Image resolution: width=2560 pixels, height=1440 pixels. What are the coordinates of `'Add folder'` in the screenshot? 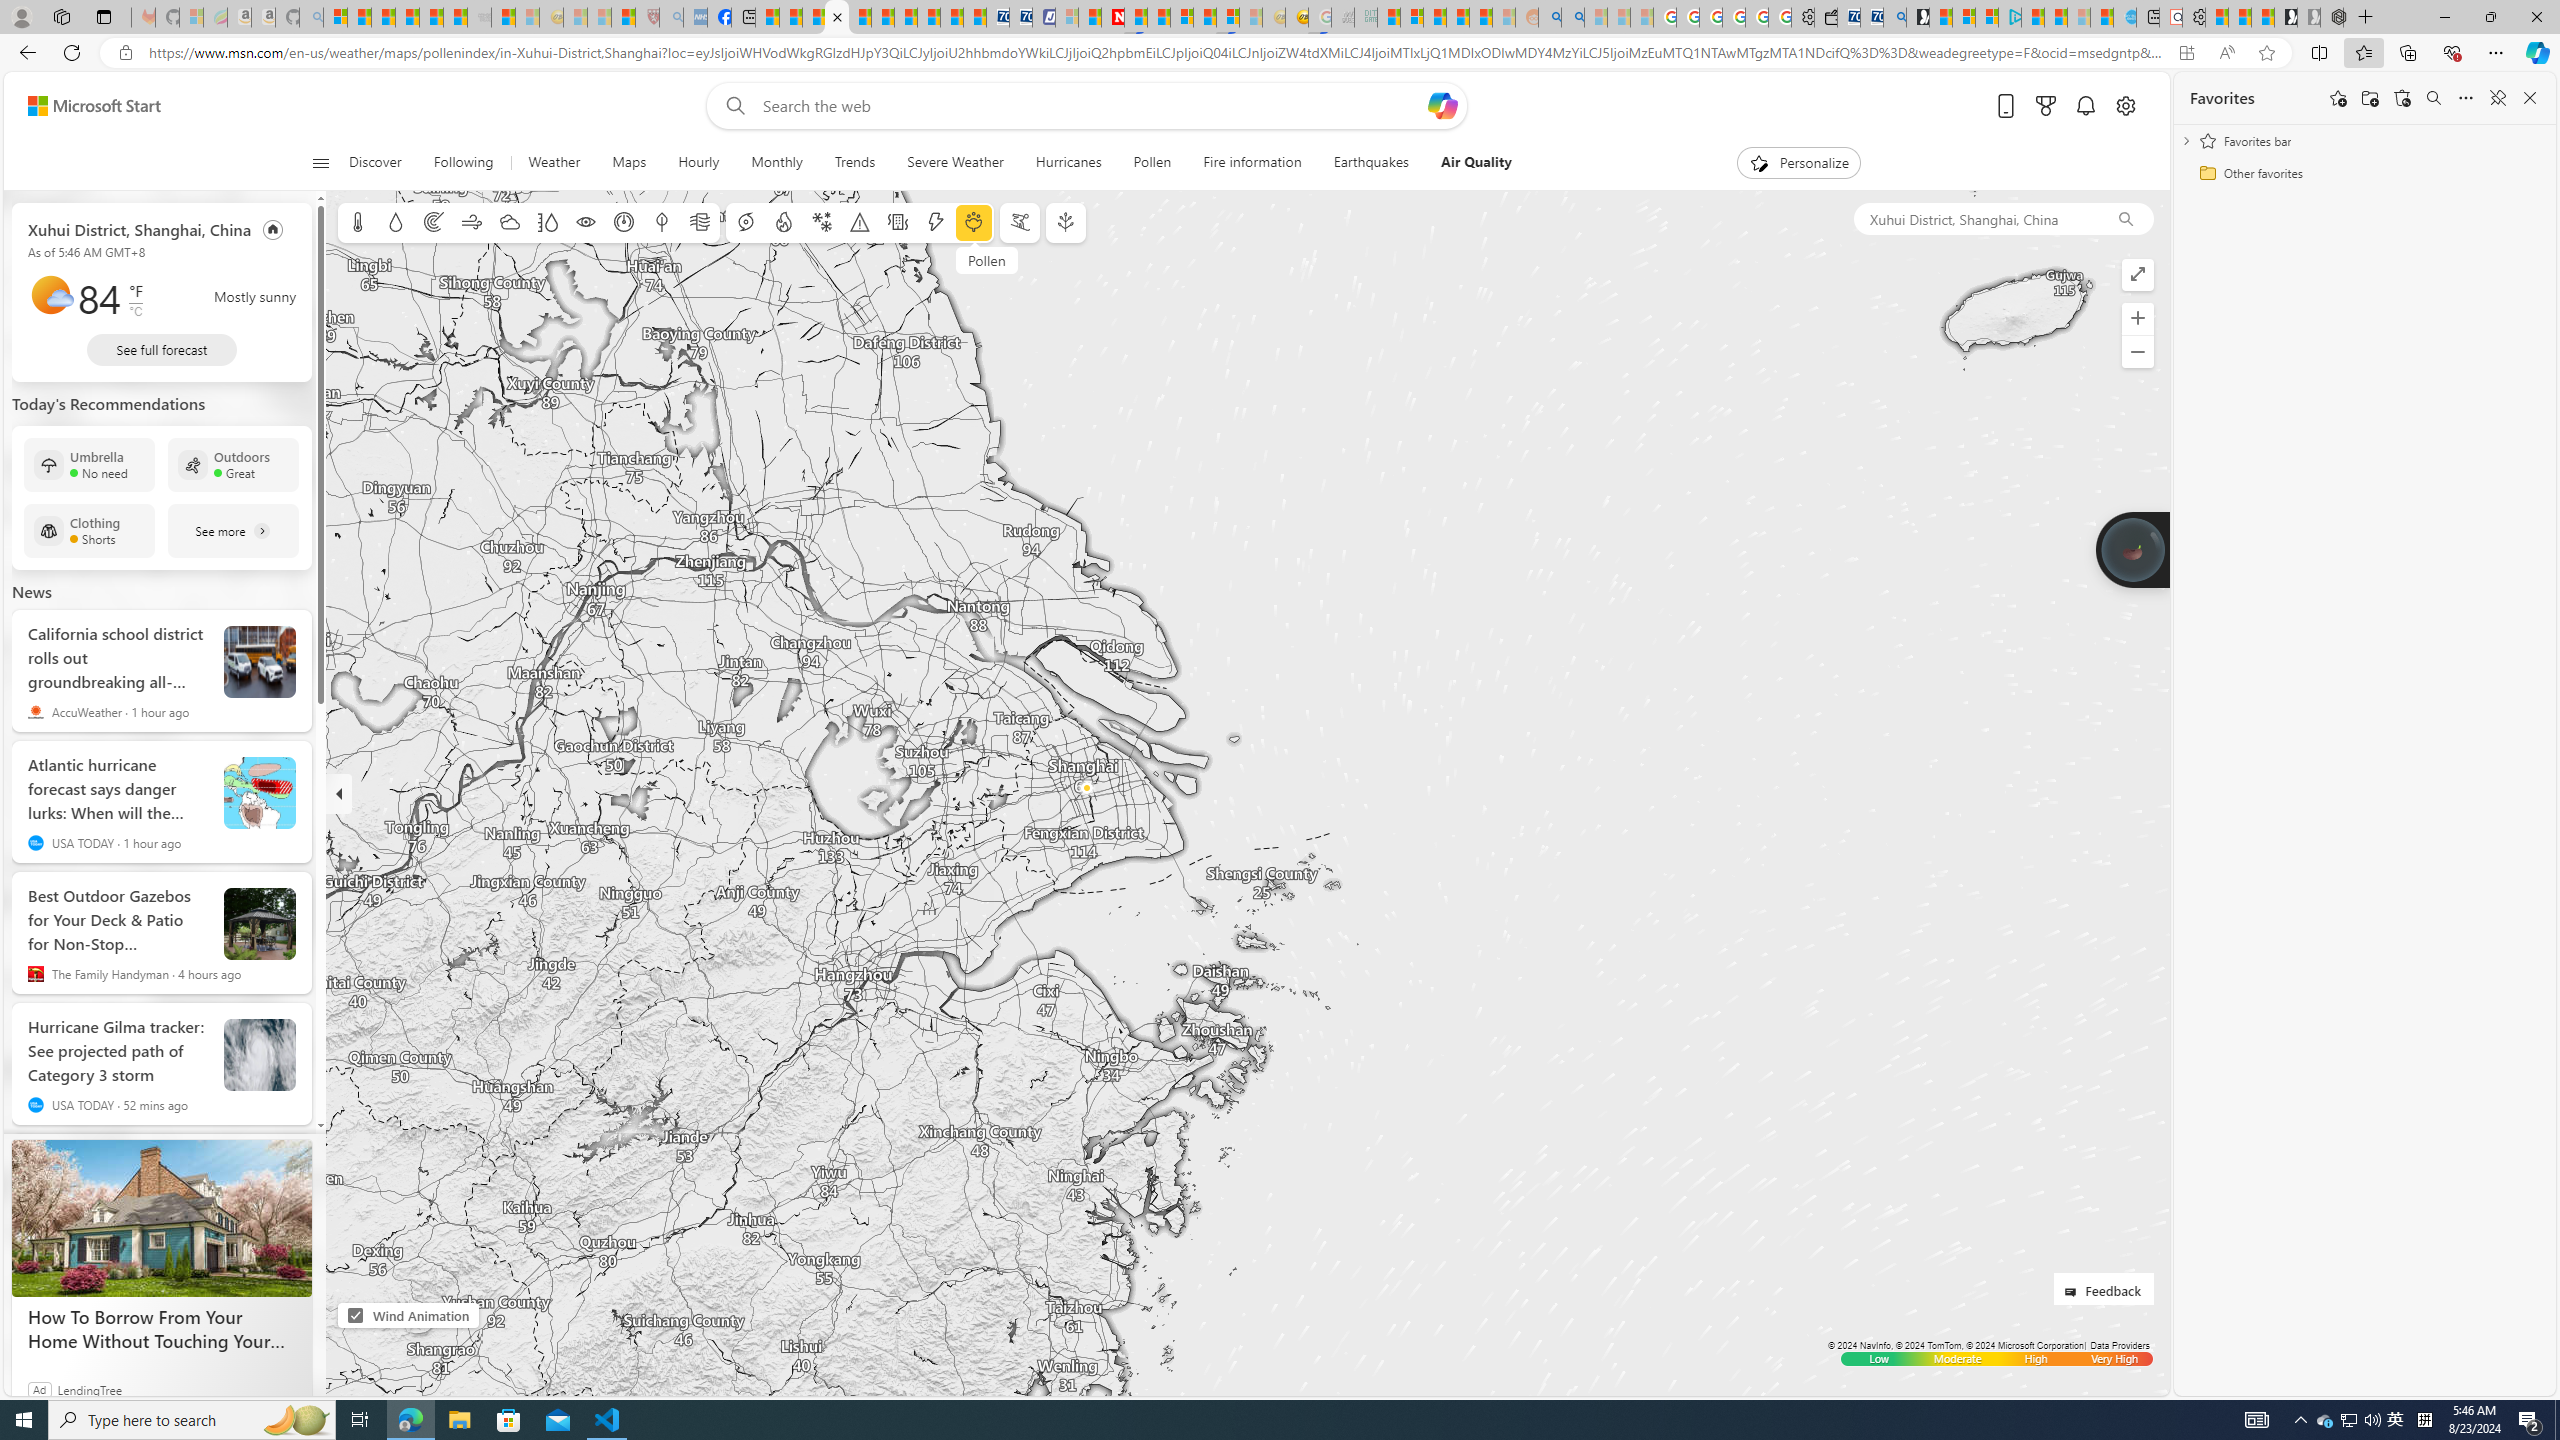 It's located at (2368, 96).